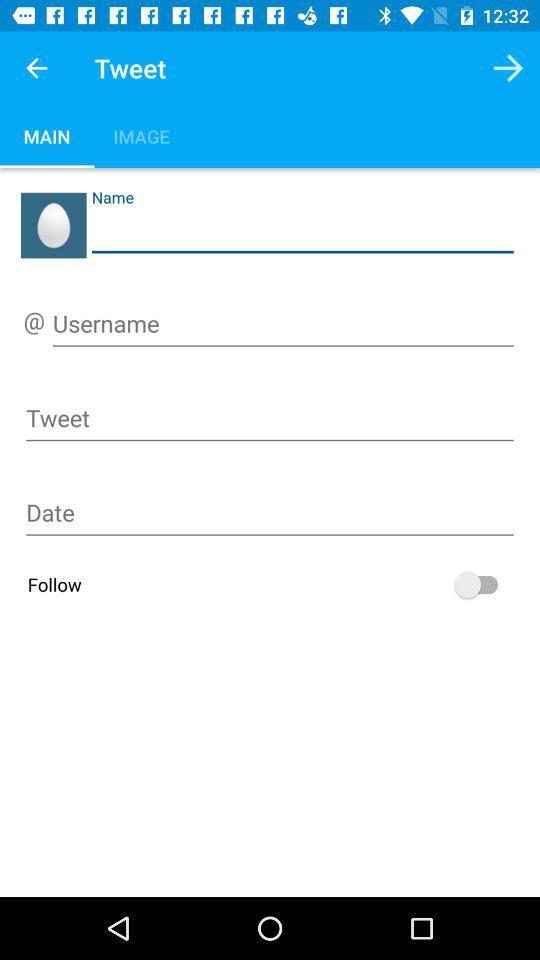 The image size is (540, 960). Describe the element at coordinates (270, 515) in the screenshot. I see `input date` at that location.